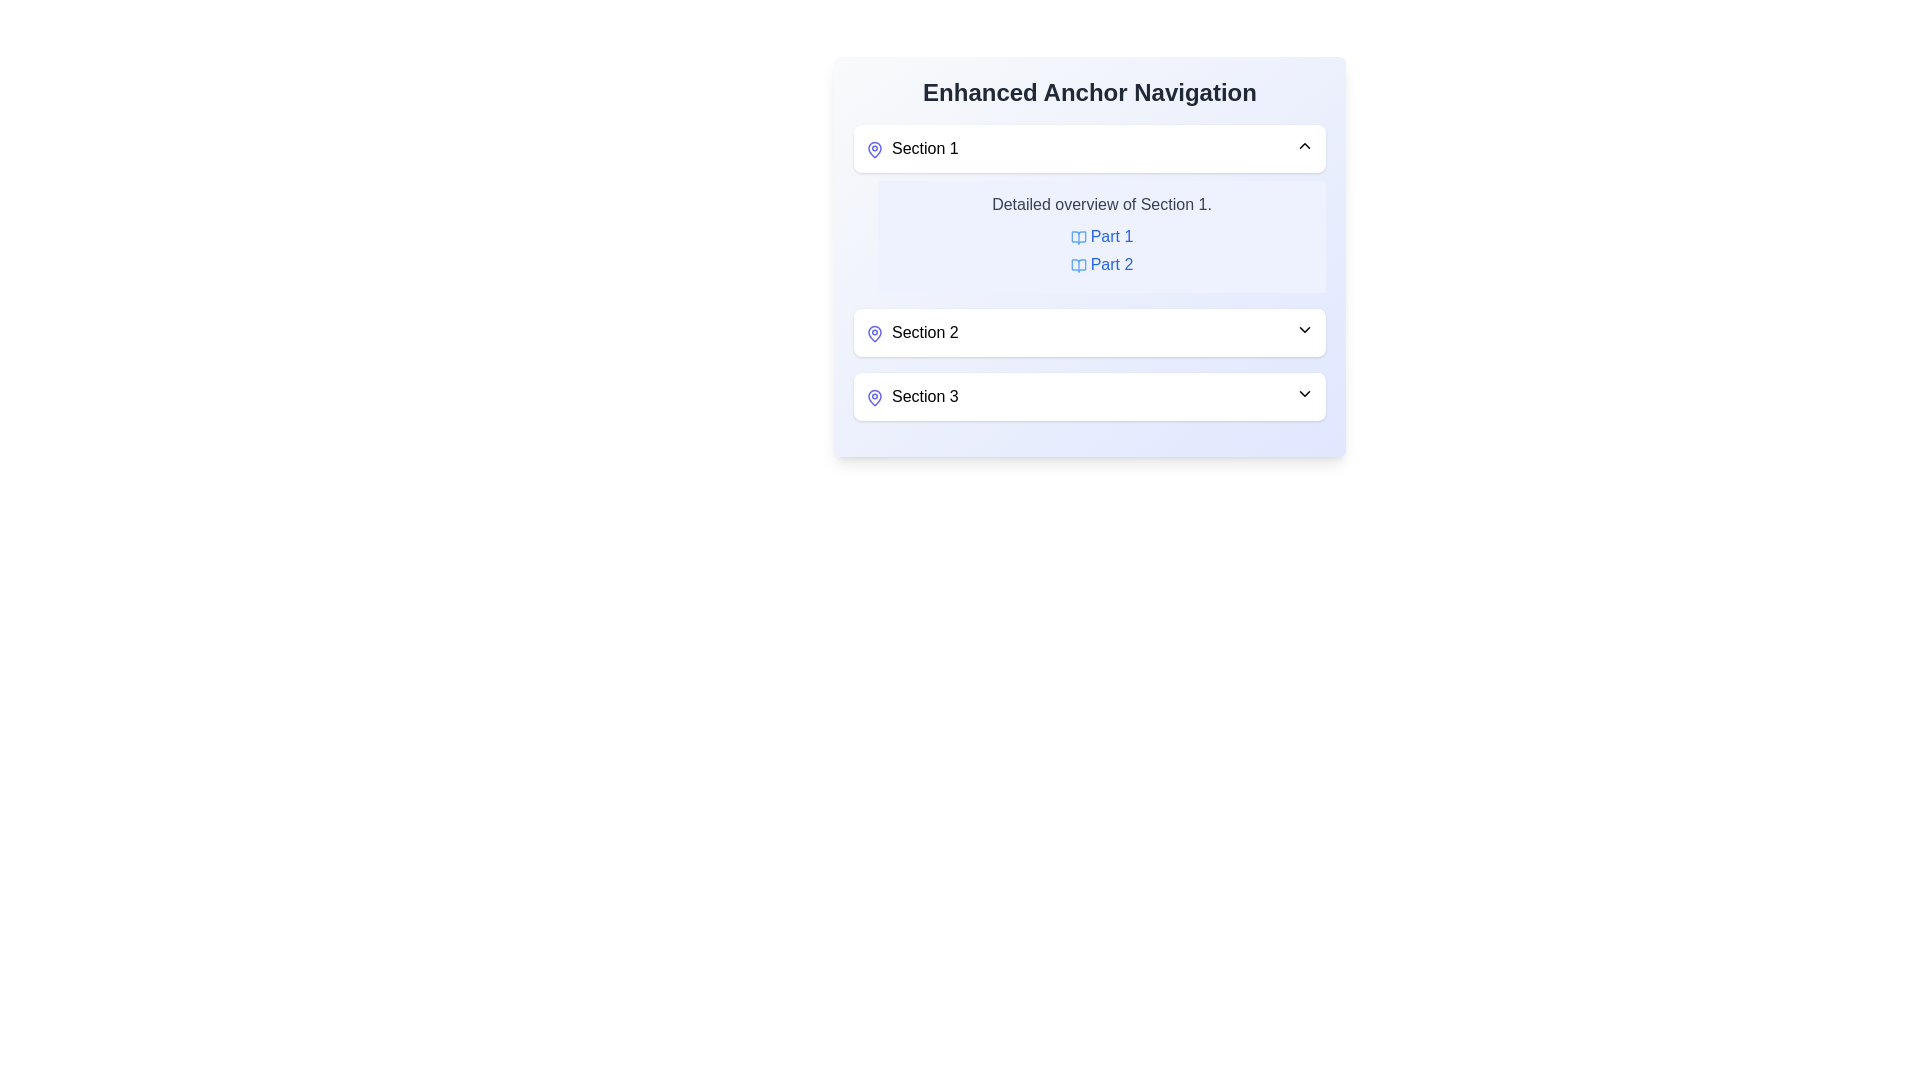  Describe the element at coordinates (1077, 236) in the screenshot. I see `open book icon located immediately to the left of the text 'Part 1' in 'Section 1'` at that location.